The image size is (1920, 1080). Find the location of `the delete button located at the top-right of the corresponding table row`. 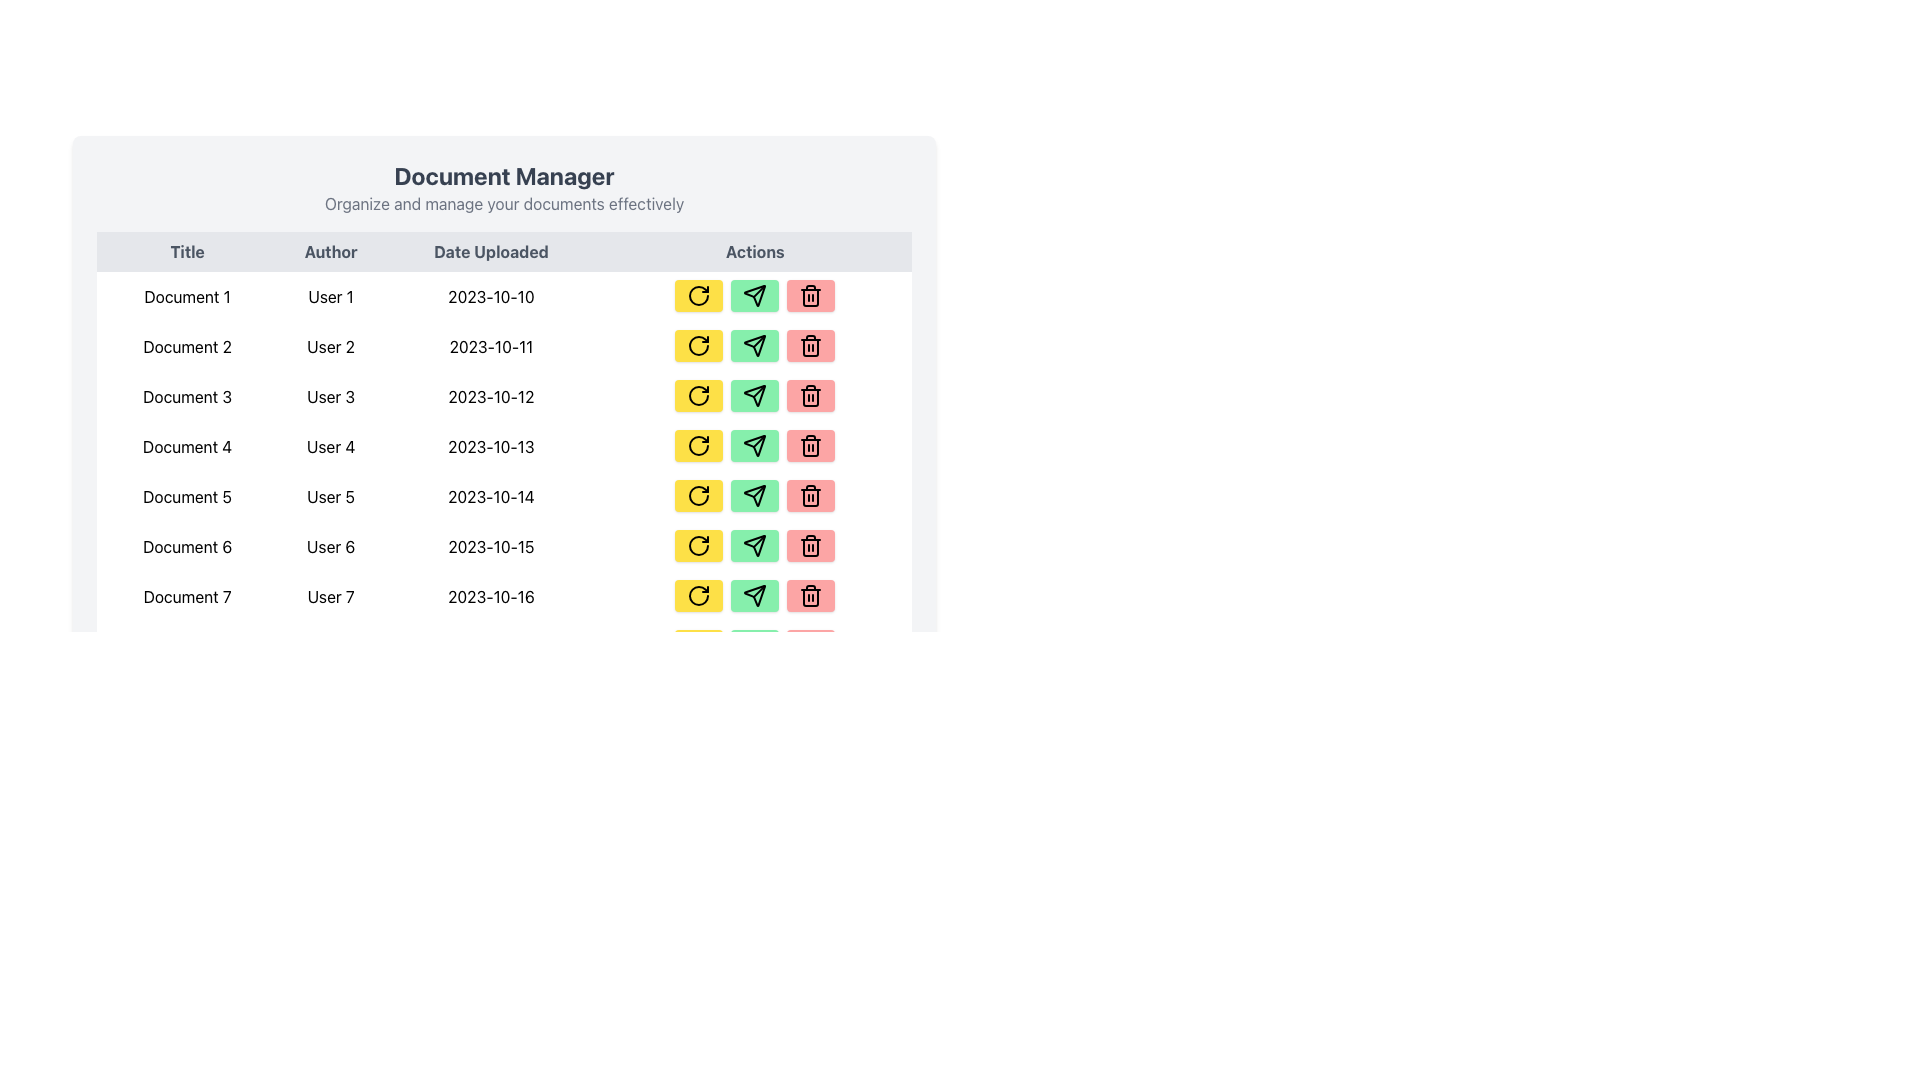

the delete button located at the top-right of the corresponding table row is located at coordinates (811, 396).